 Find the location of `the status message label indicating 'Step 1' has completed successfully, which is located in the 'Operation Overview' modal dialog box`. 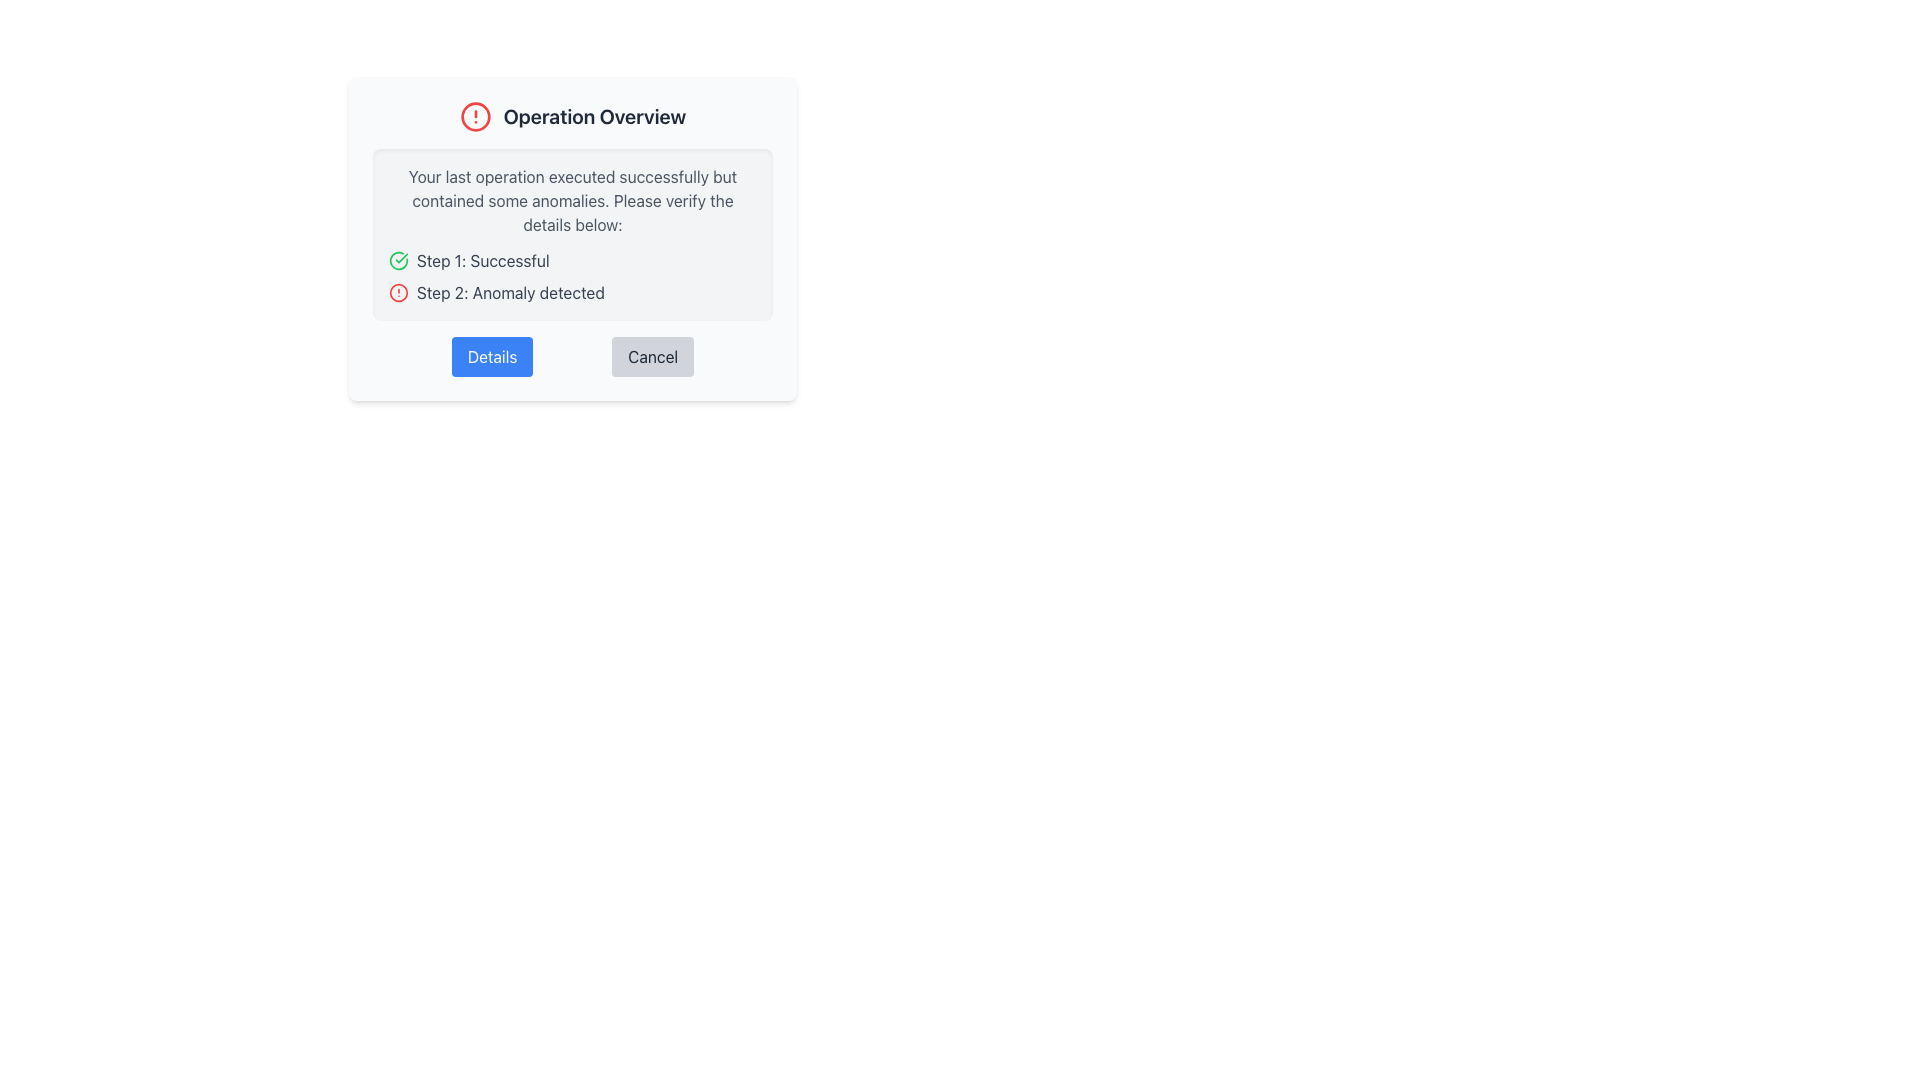

the status message label indicating 'Step 1' has completed successfully, which is located in the 'Operation Overview' modal dialog box is located at coordinates (483, 260).